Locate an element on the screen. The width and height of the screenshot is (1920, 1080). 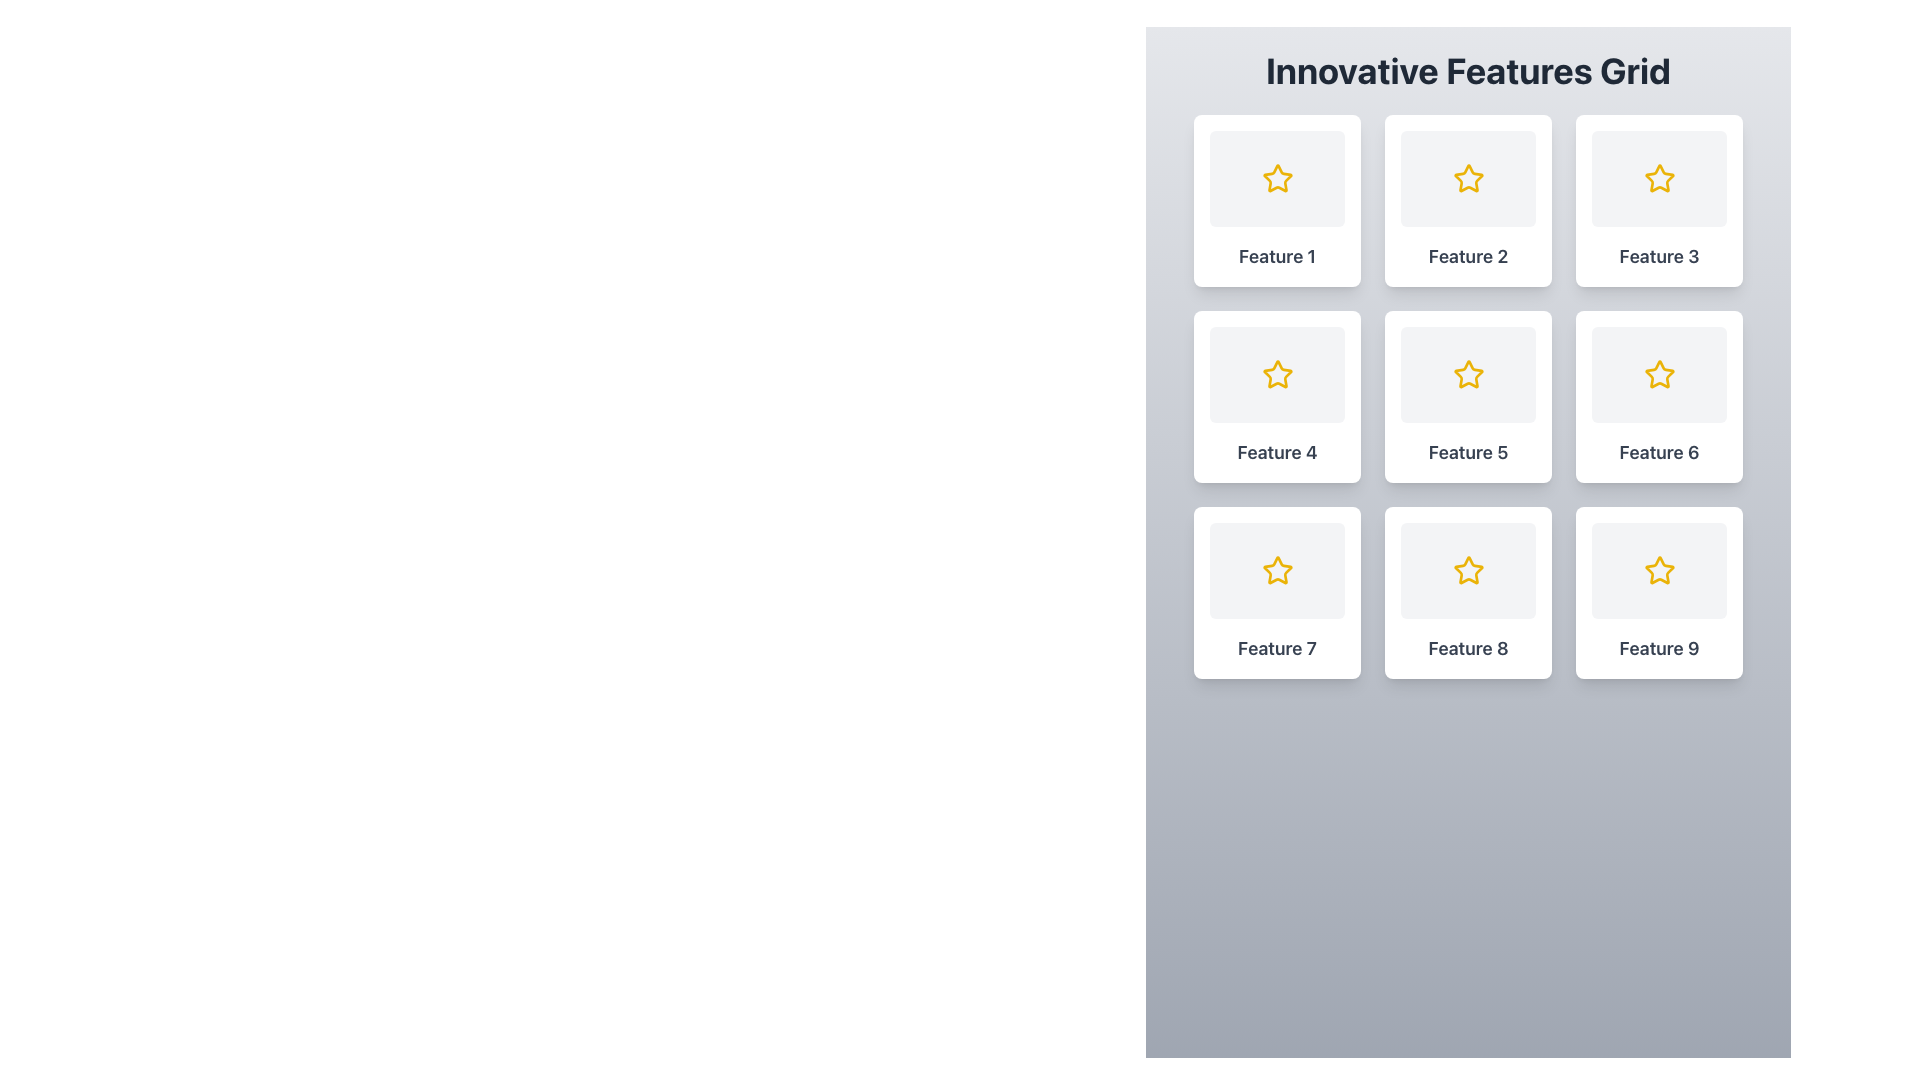
the fourth card in the grid layout is located at coordinates (1276, 397).